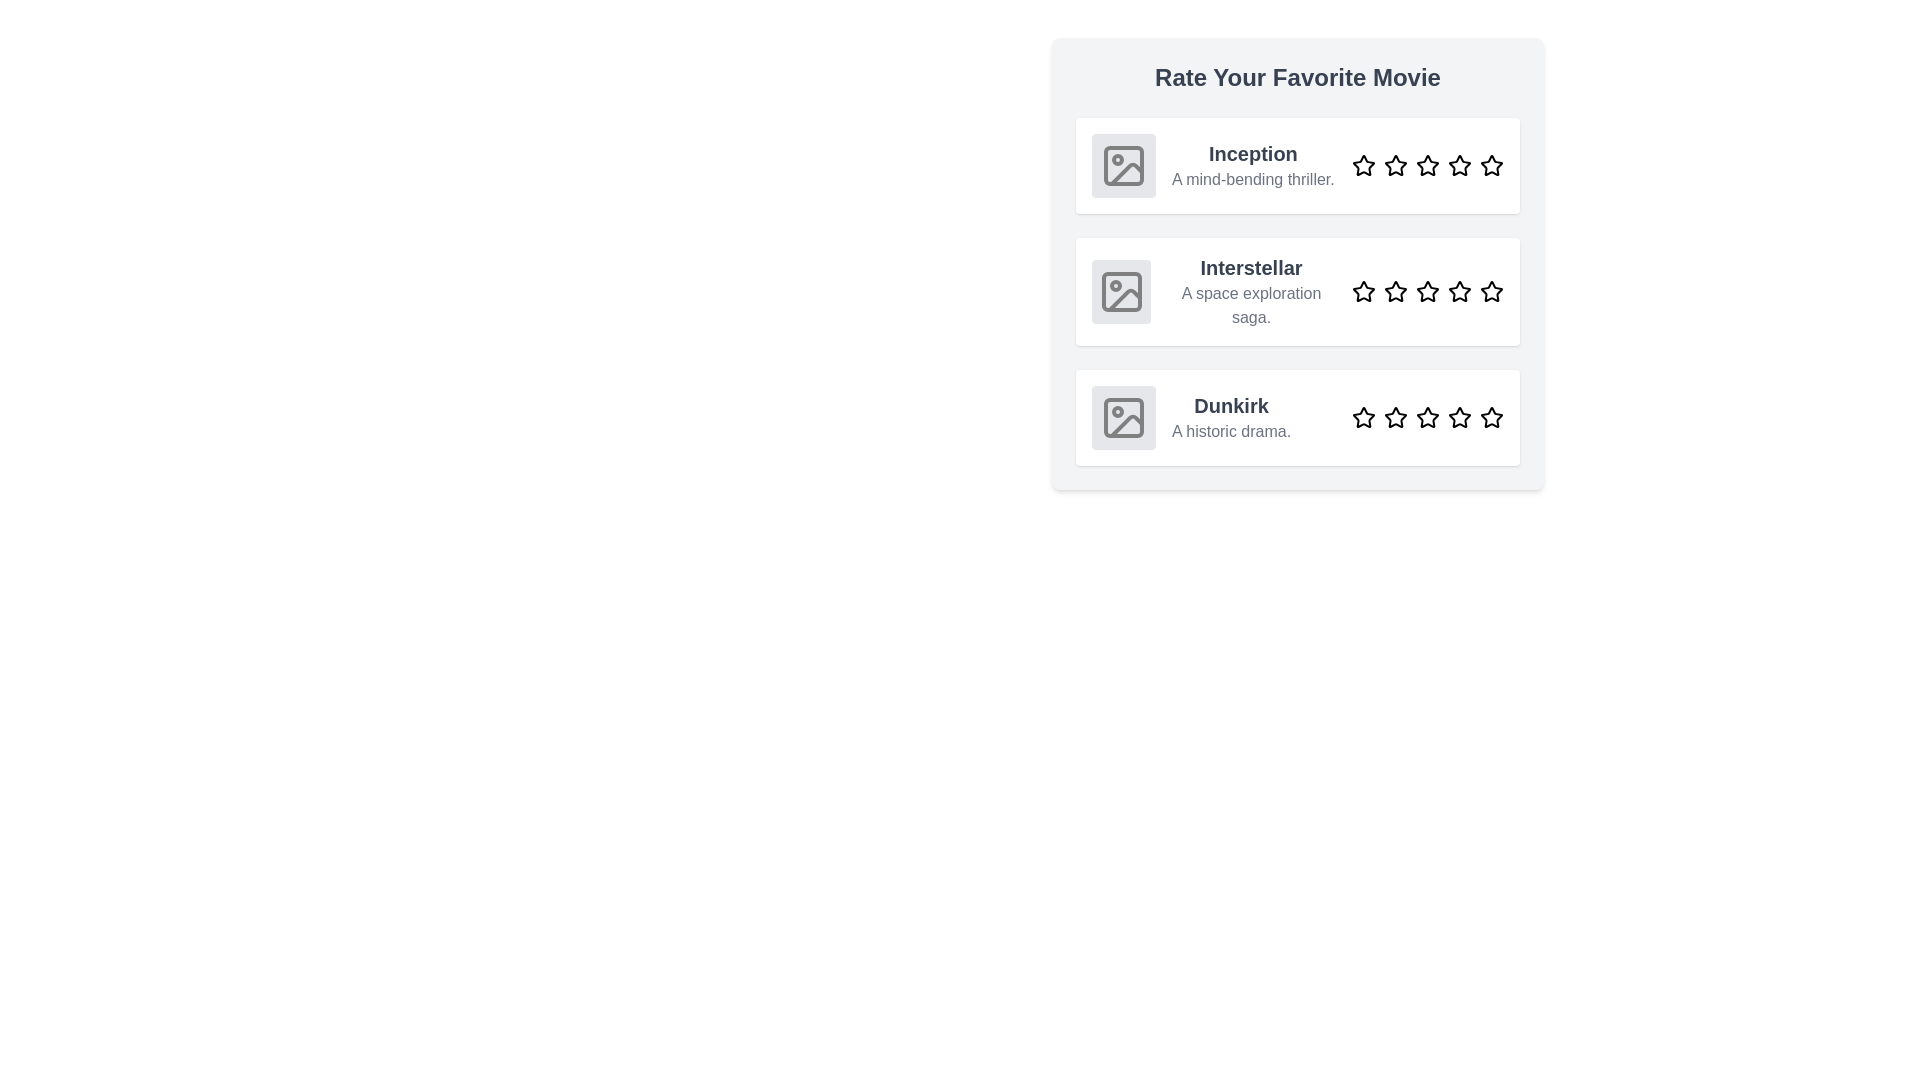  Describe the element at coordinates (1250, 266) in the screenshot. I see `the text label displaying 'Interstellar' in a bold, large font under the 'Rate Your Favorite Movie' section` at that location.